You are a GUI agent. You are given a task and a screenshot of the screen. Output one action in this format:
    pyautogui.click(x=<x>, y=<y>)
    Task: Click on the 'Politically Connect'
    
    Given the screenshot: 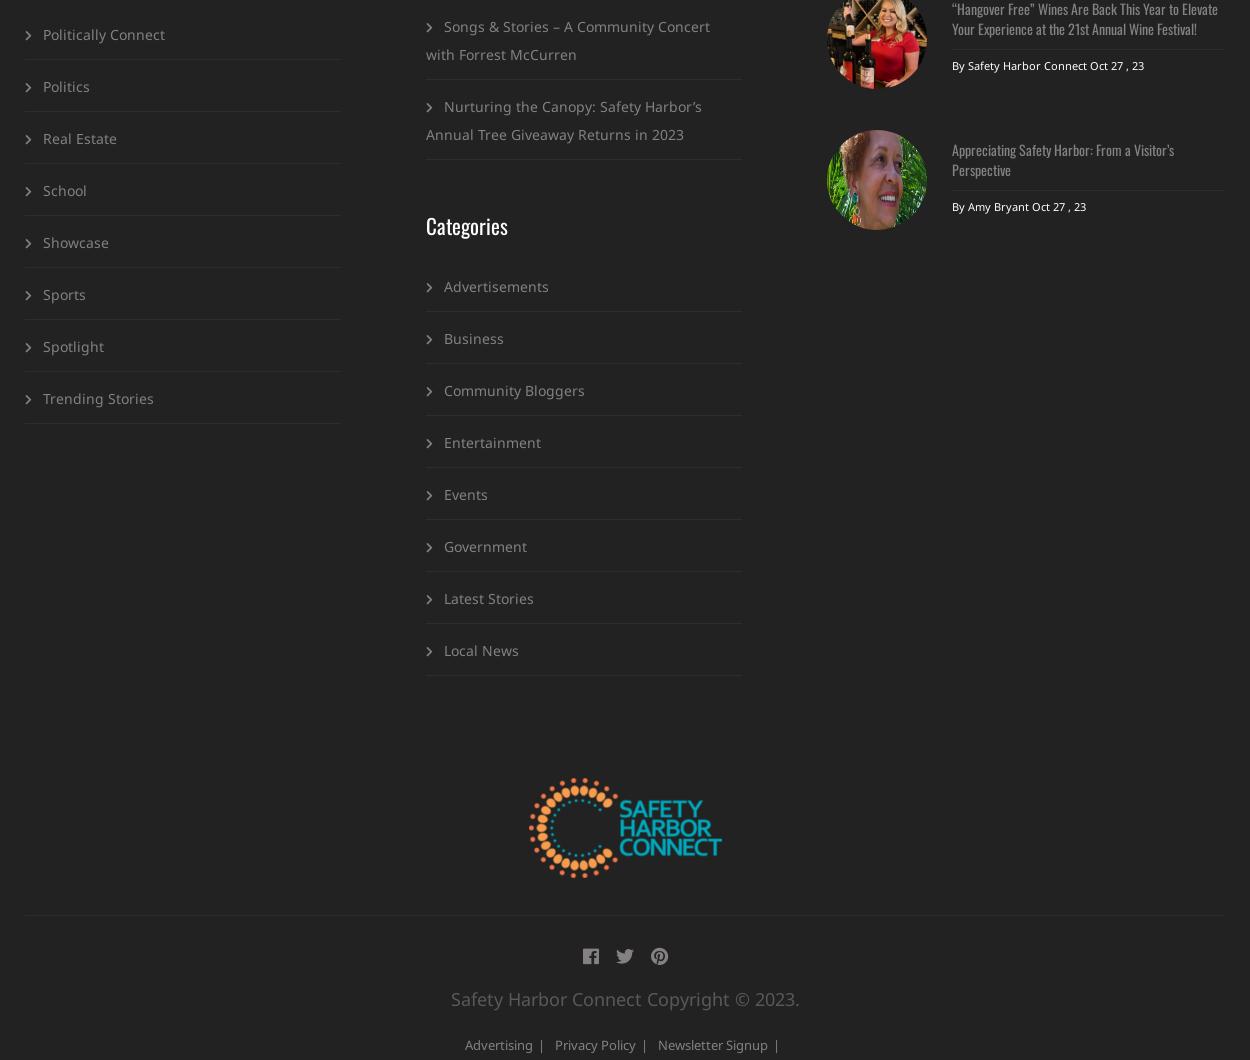 What is the action you would take?
    pyautogui.click(x=103, y=34)
    